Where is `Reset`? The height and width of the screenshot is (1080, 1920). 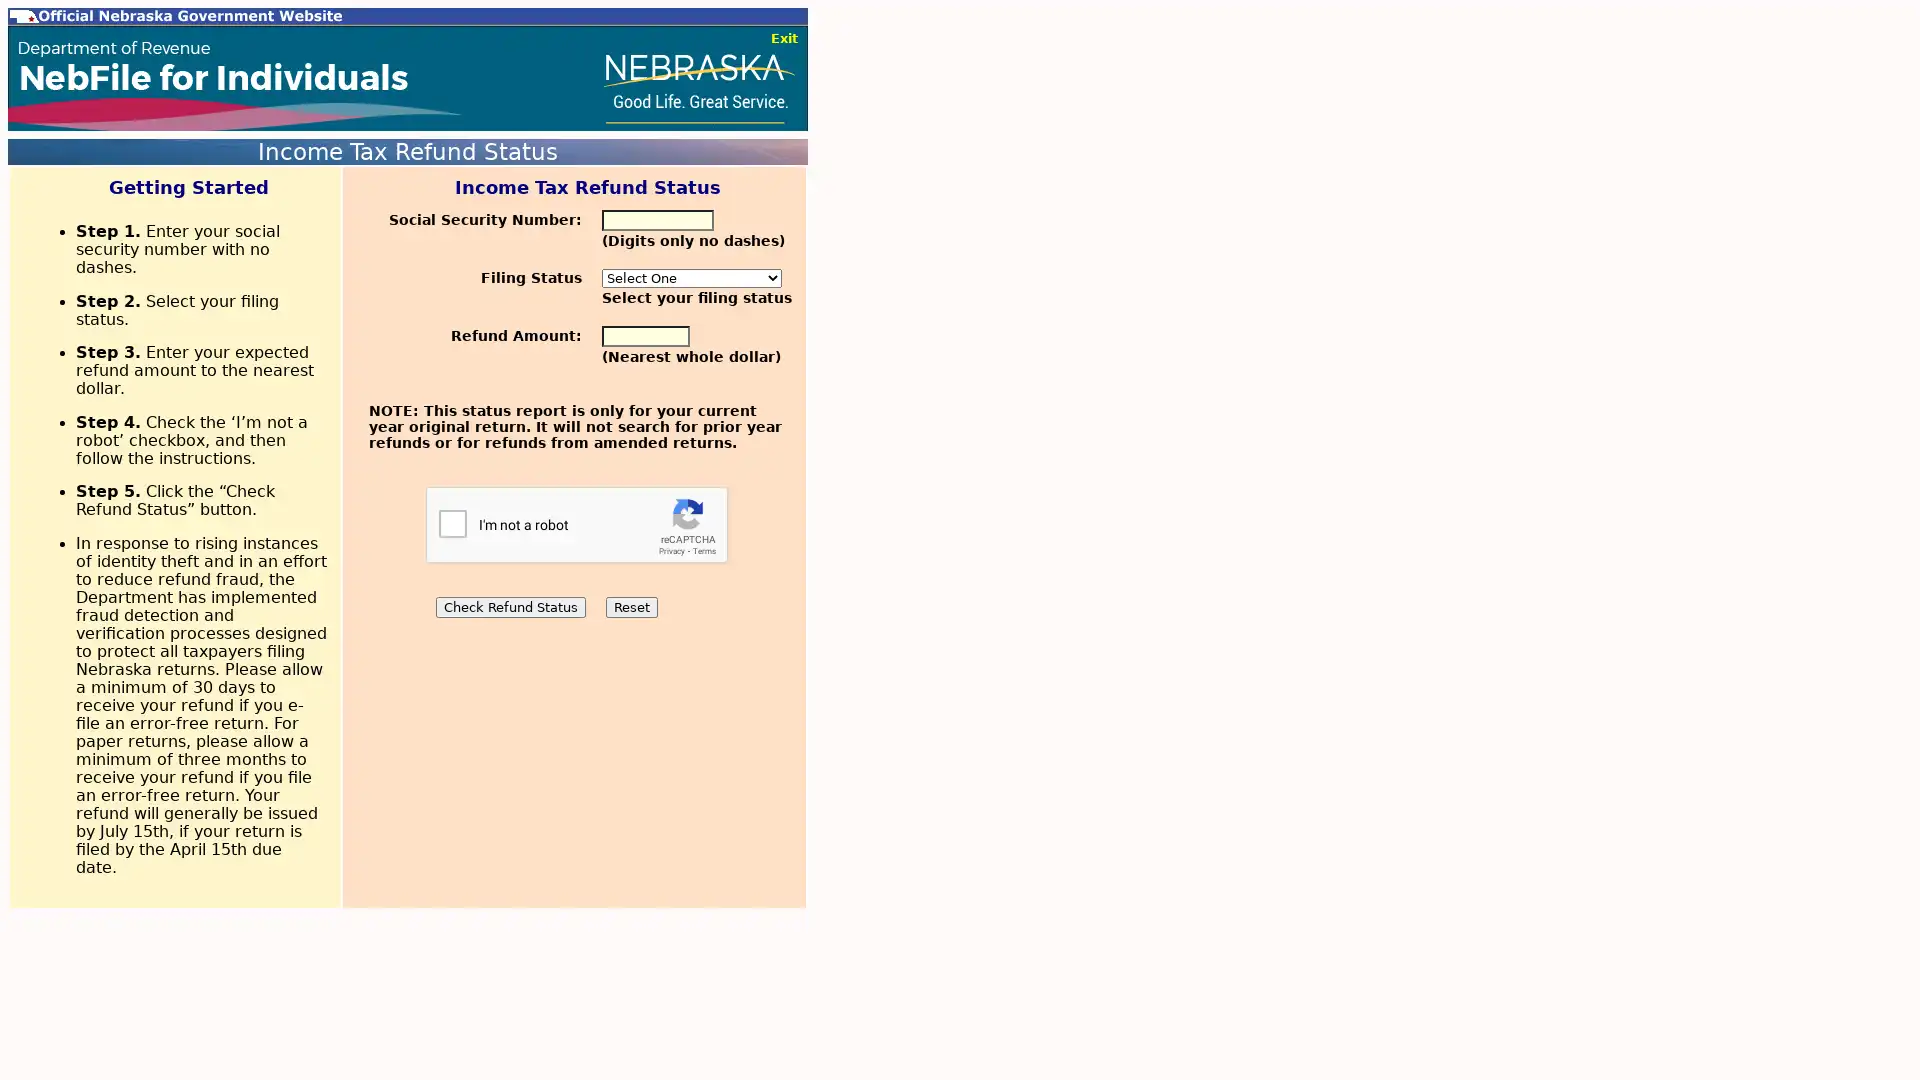 Reset is located at coordinates (629, 606).